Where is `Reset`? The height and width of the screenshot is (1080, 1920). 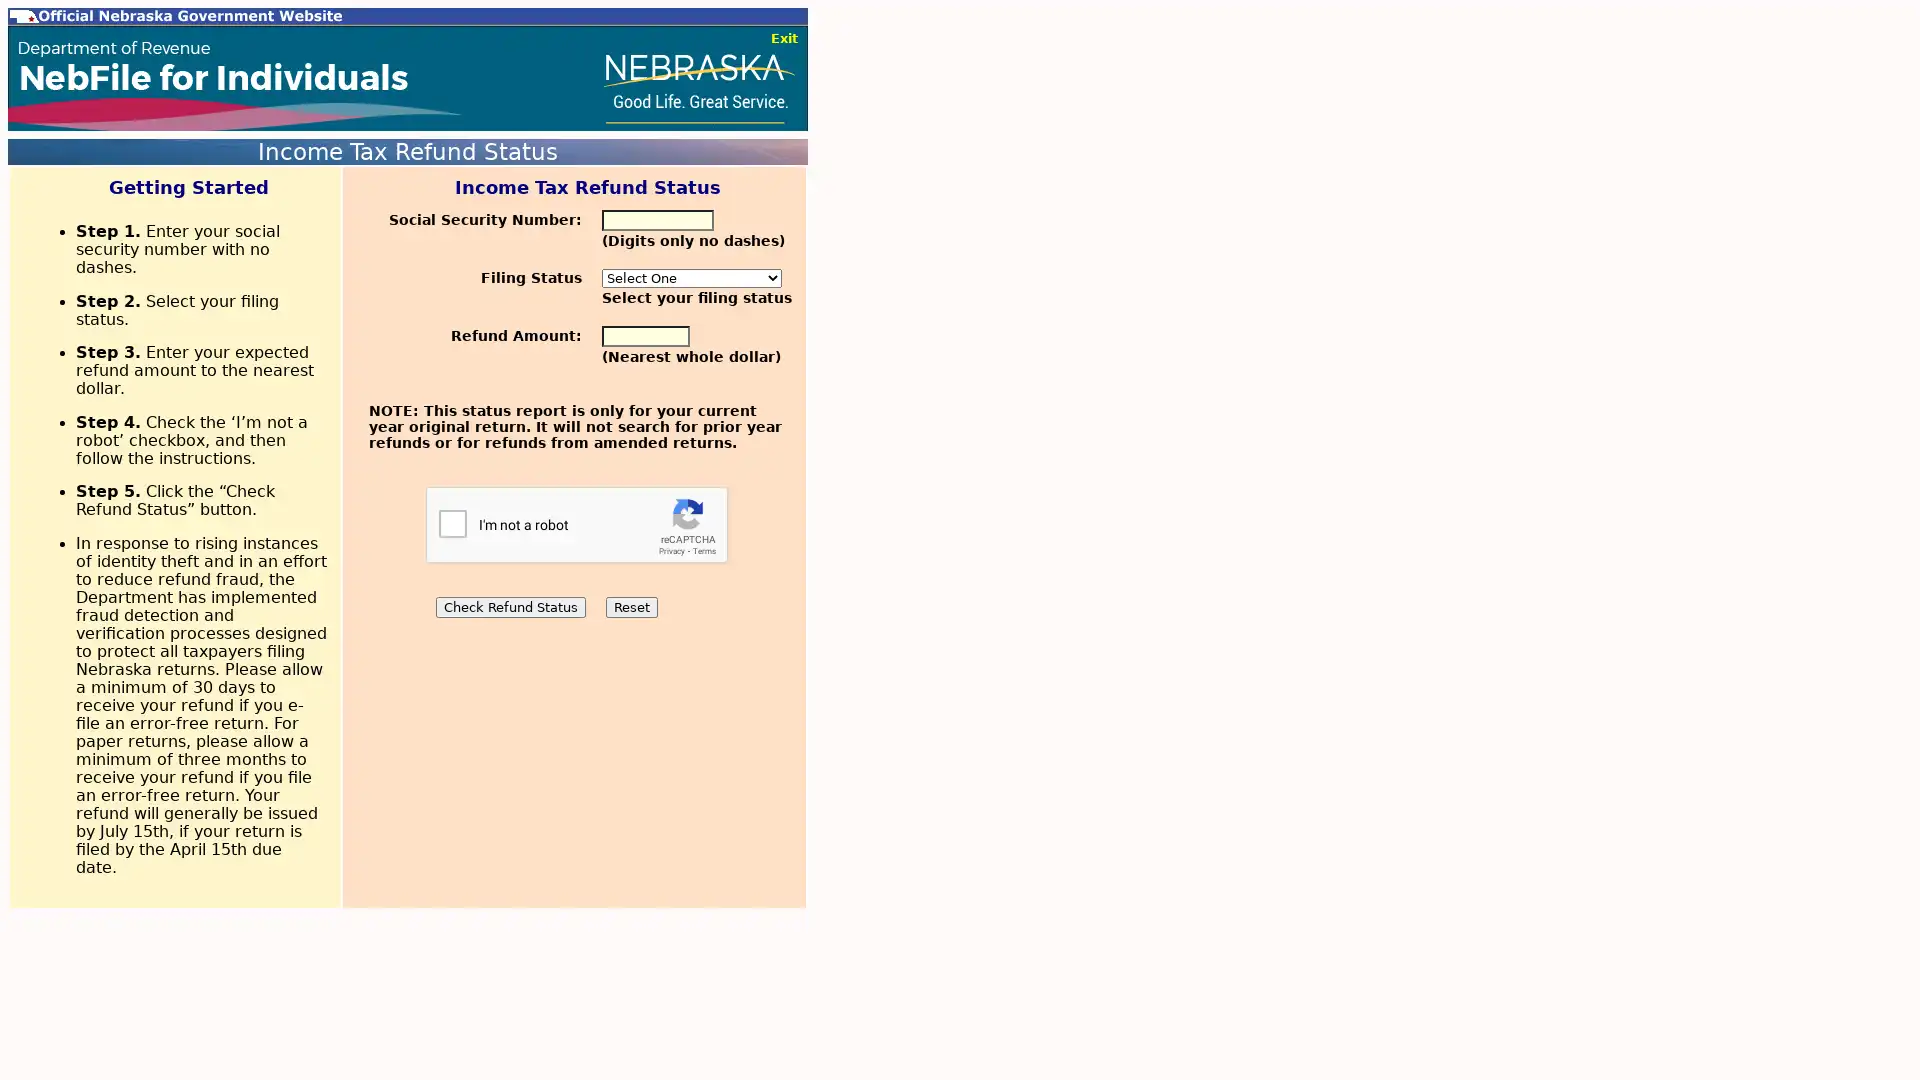 Reset is located at coordinates (629, 606).